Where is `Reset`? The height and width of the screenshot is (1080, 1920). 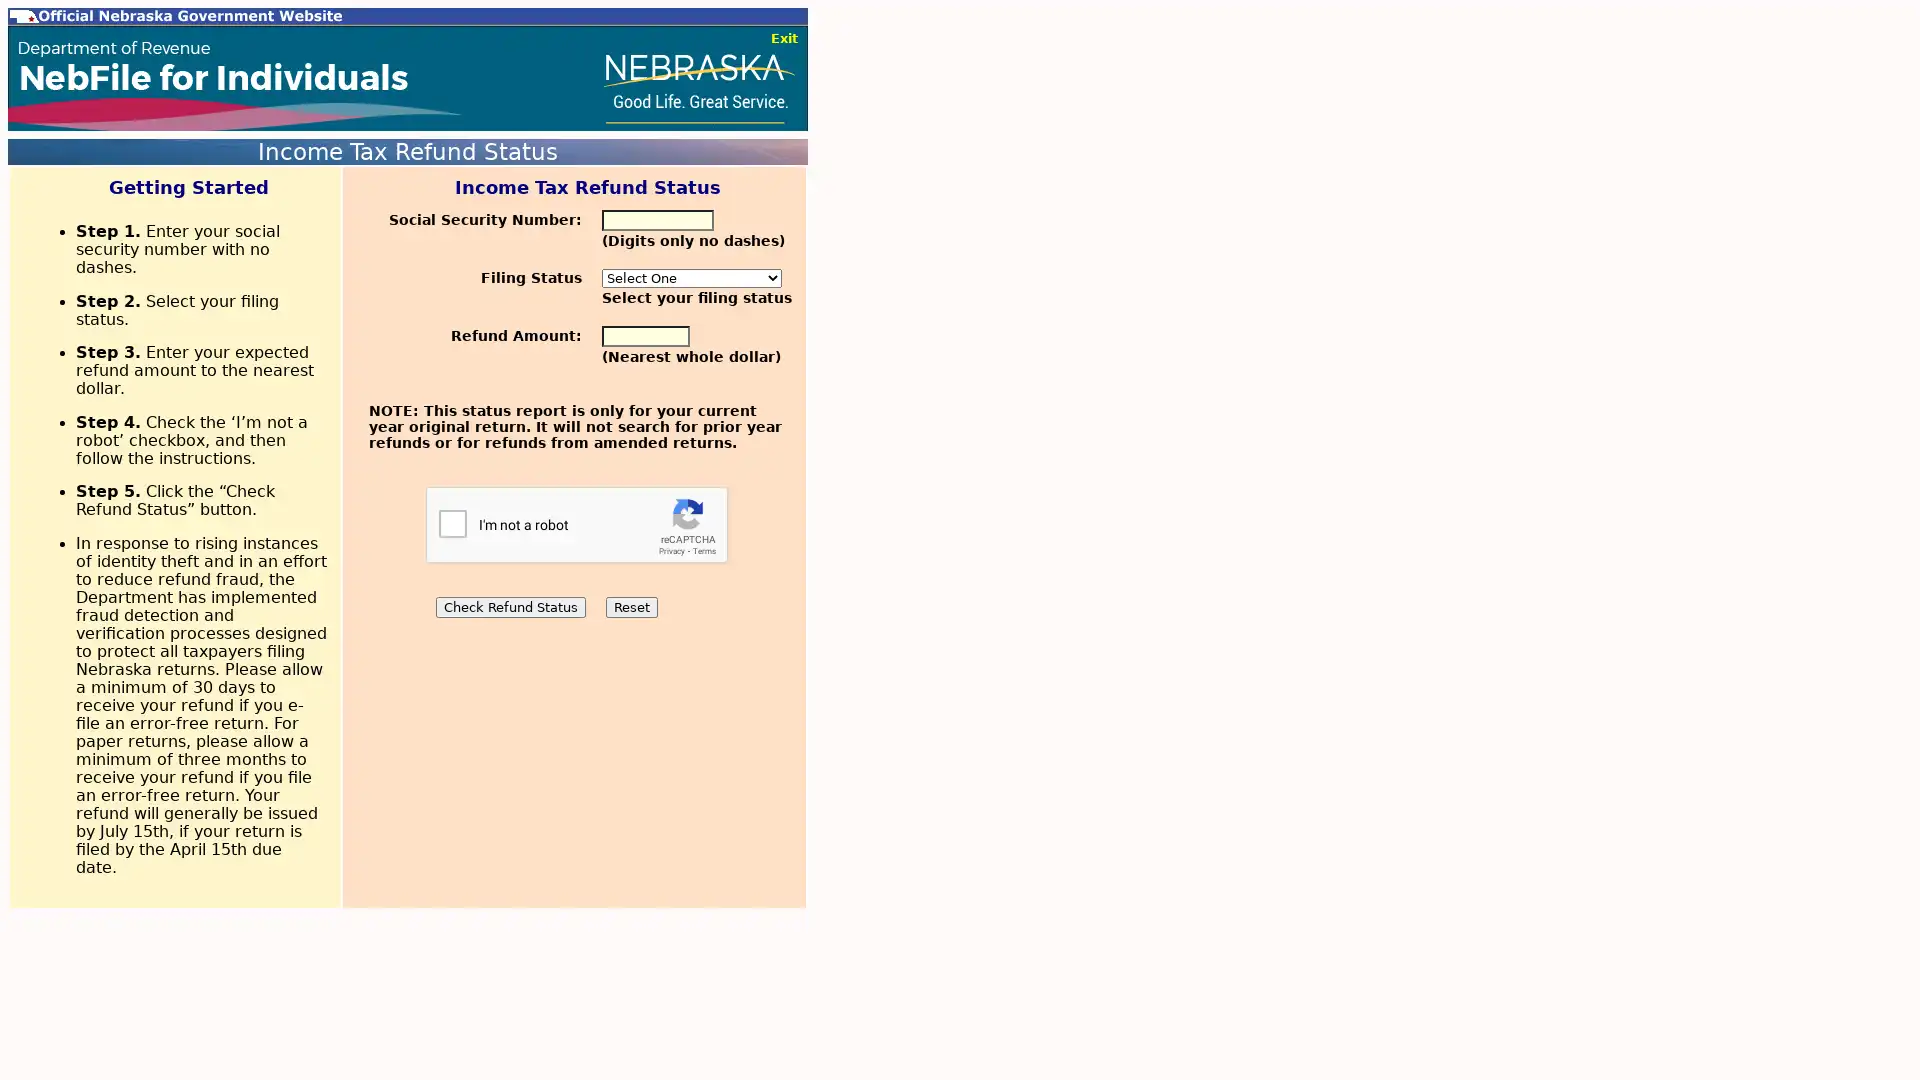 Reset is located at coordinates (629, 606).